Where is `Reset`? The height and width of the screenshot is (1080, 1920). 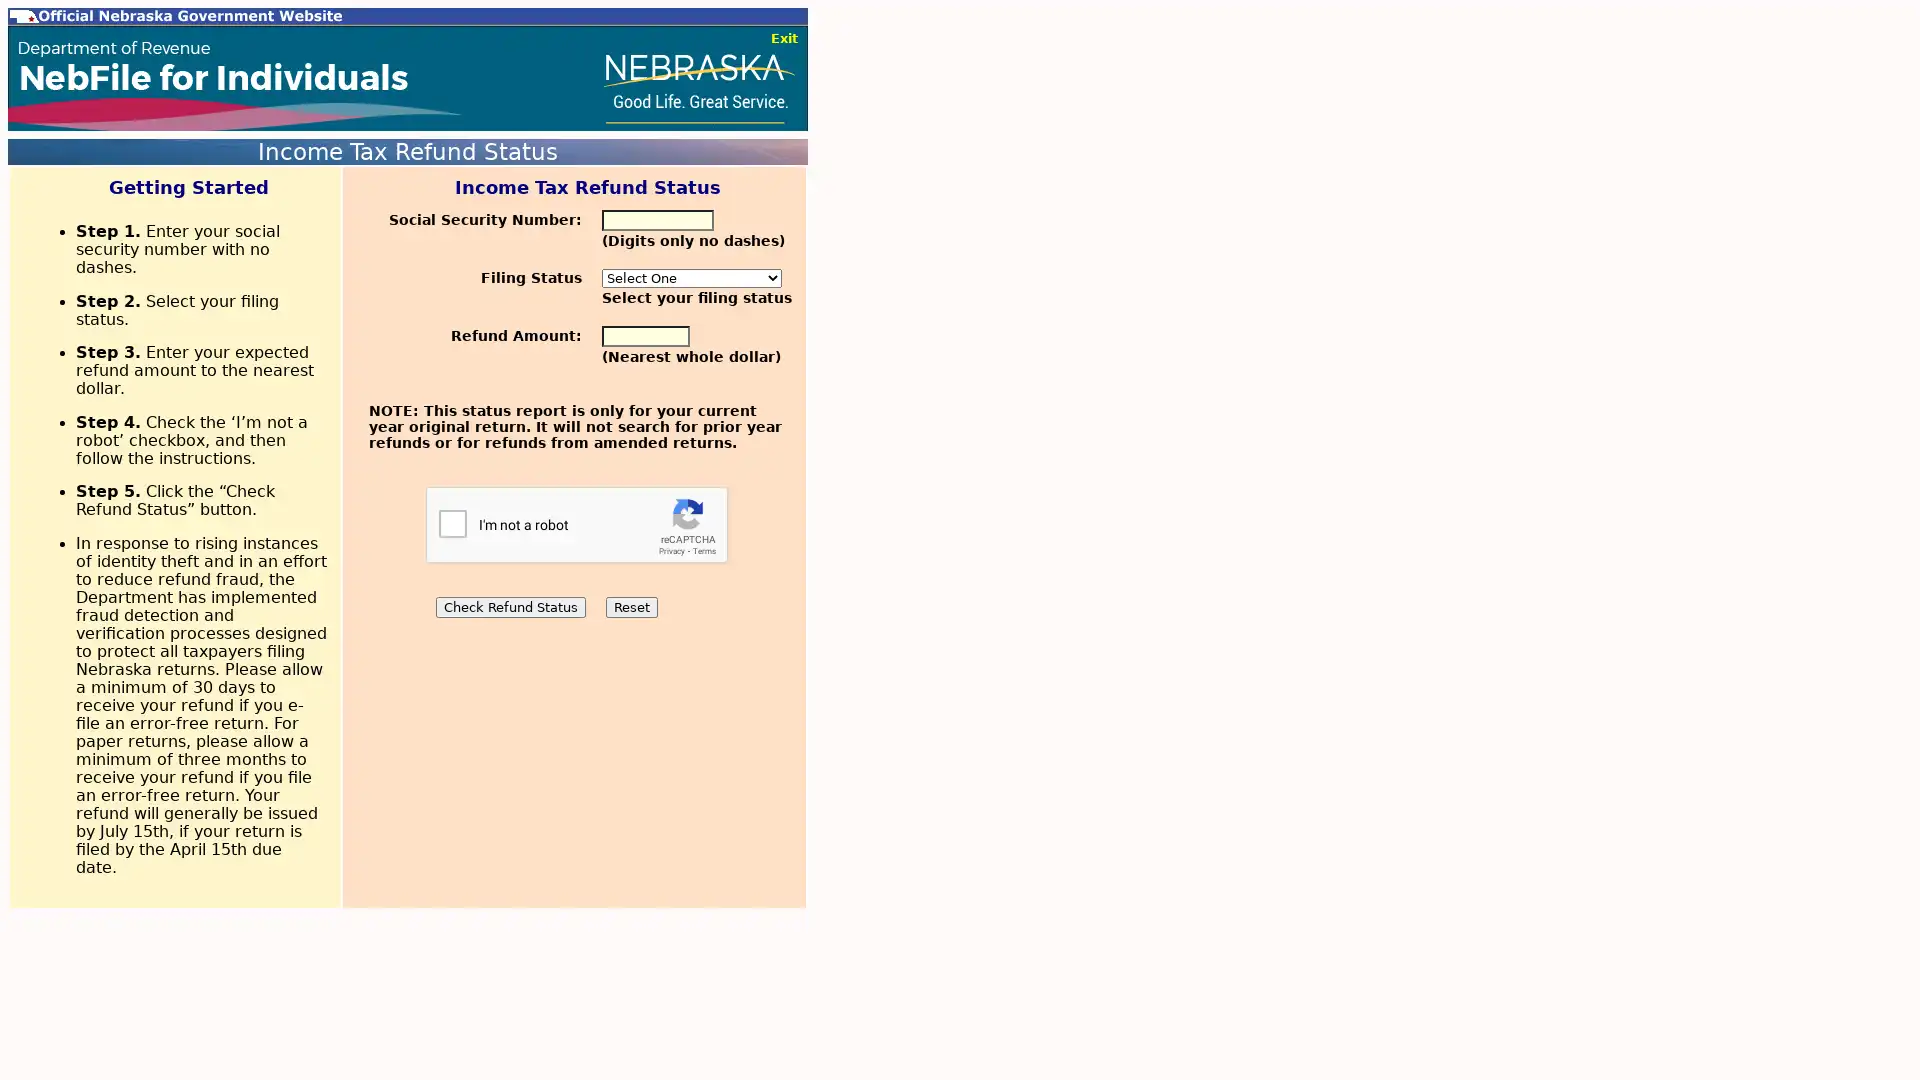 Reset is located at coordinates (629, 606).